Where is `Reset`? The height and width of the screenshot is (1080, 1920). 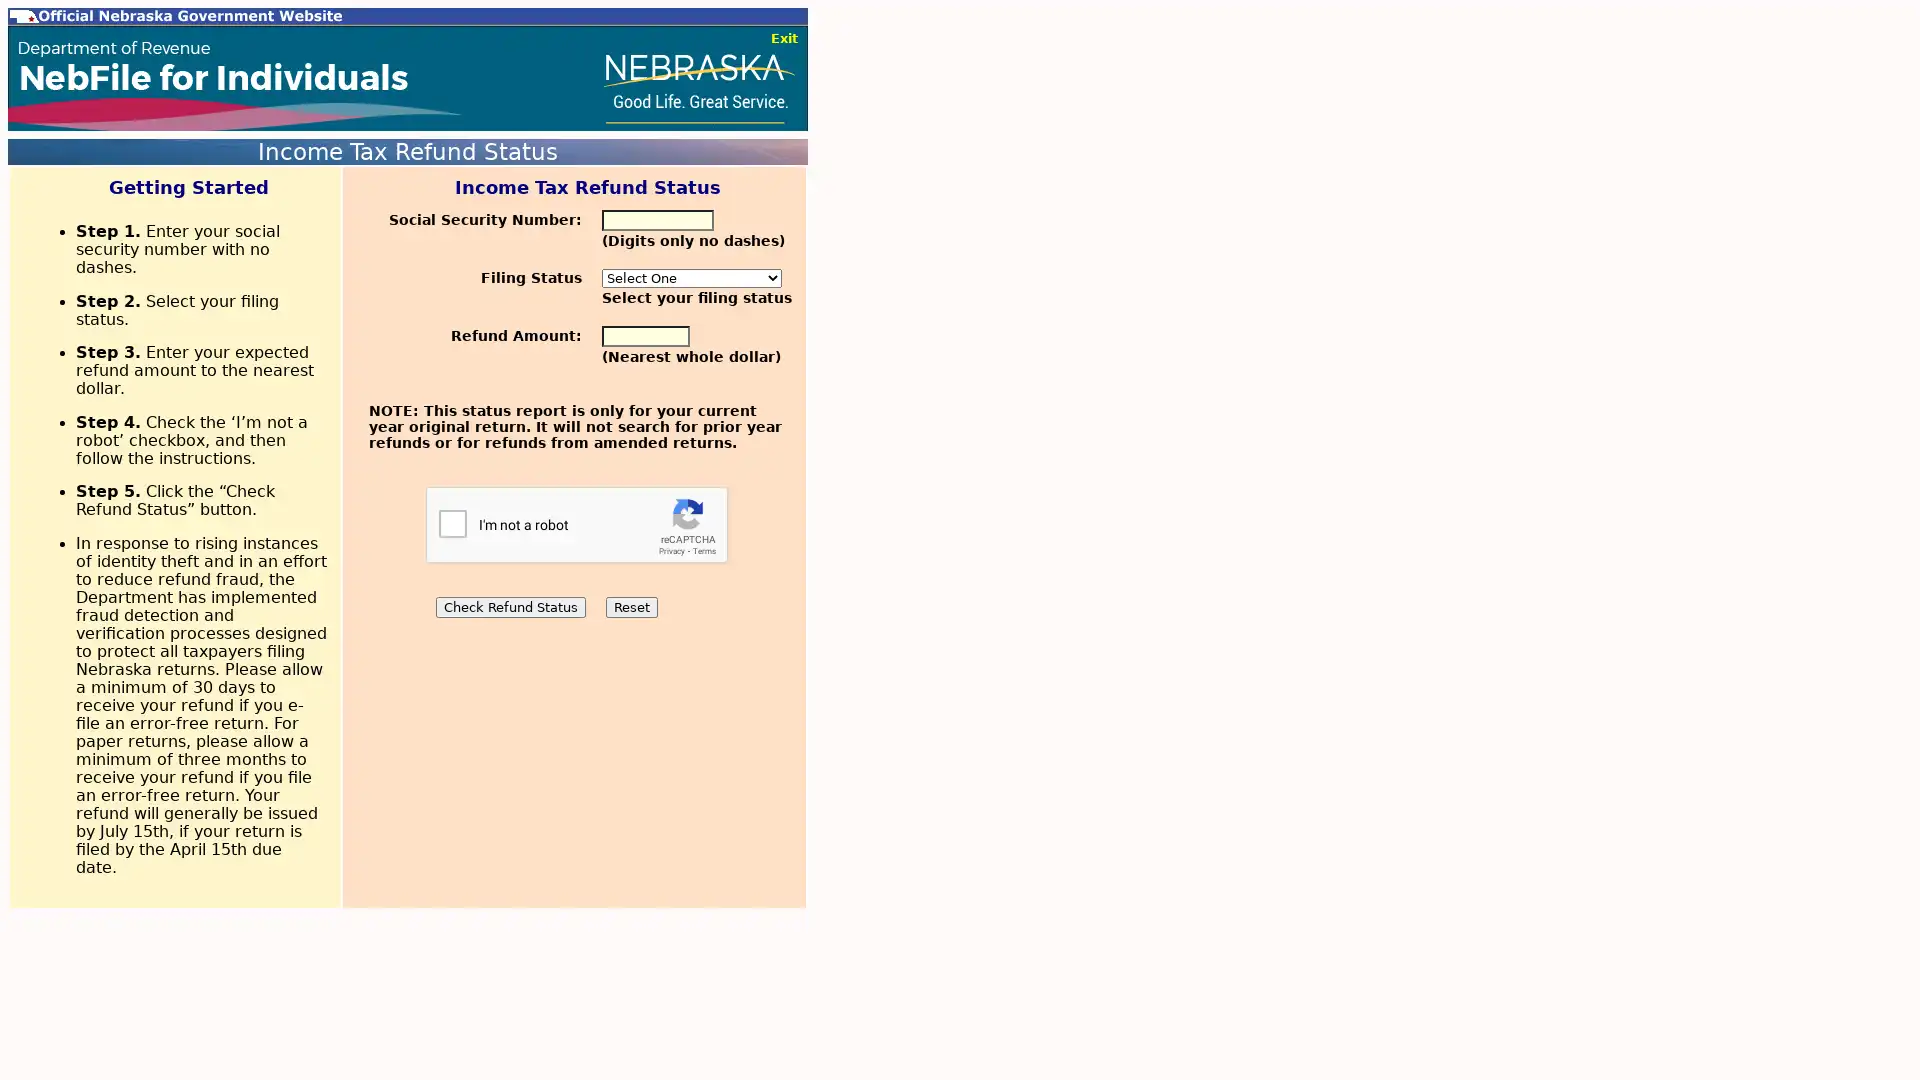 Reset is located at coordinates (629, 606).